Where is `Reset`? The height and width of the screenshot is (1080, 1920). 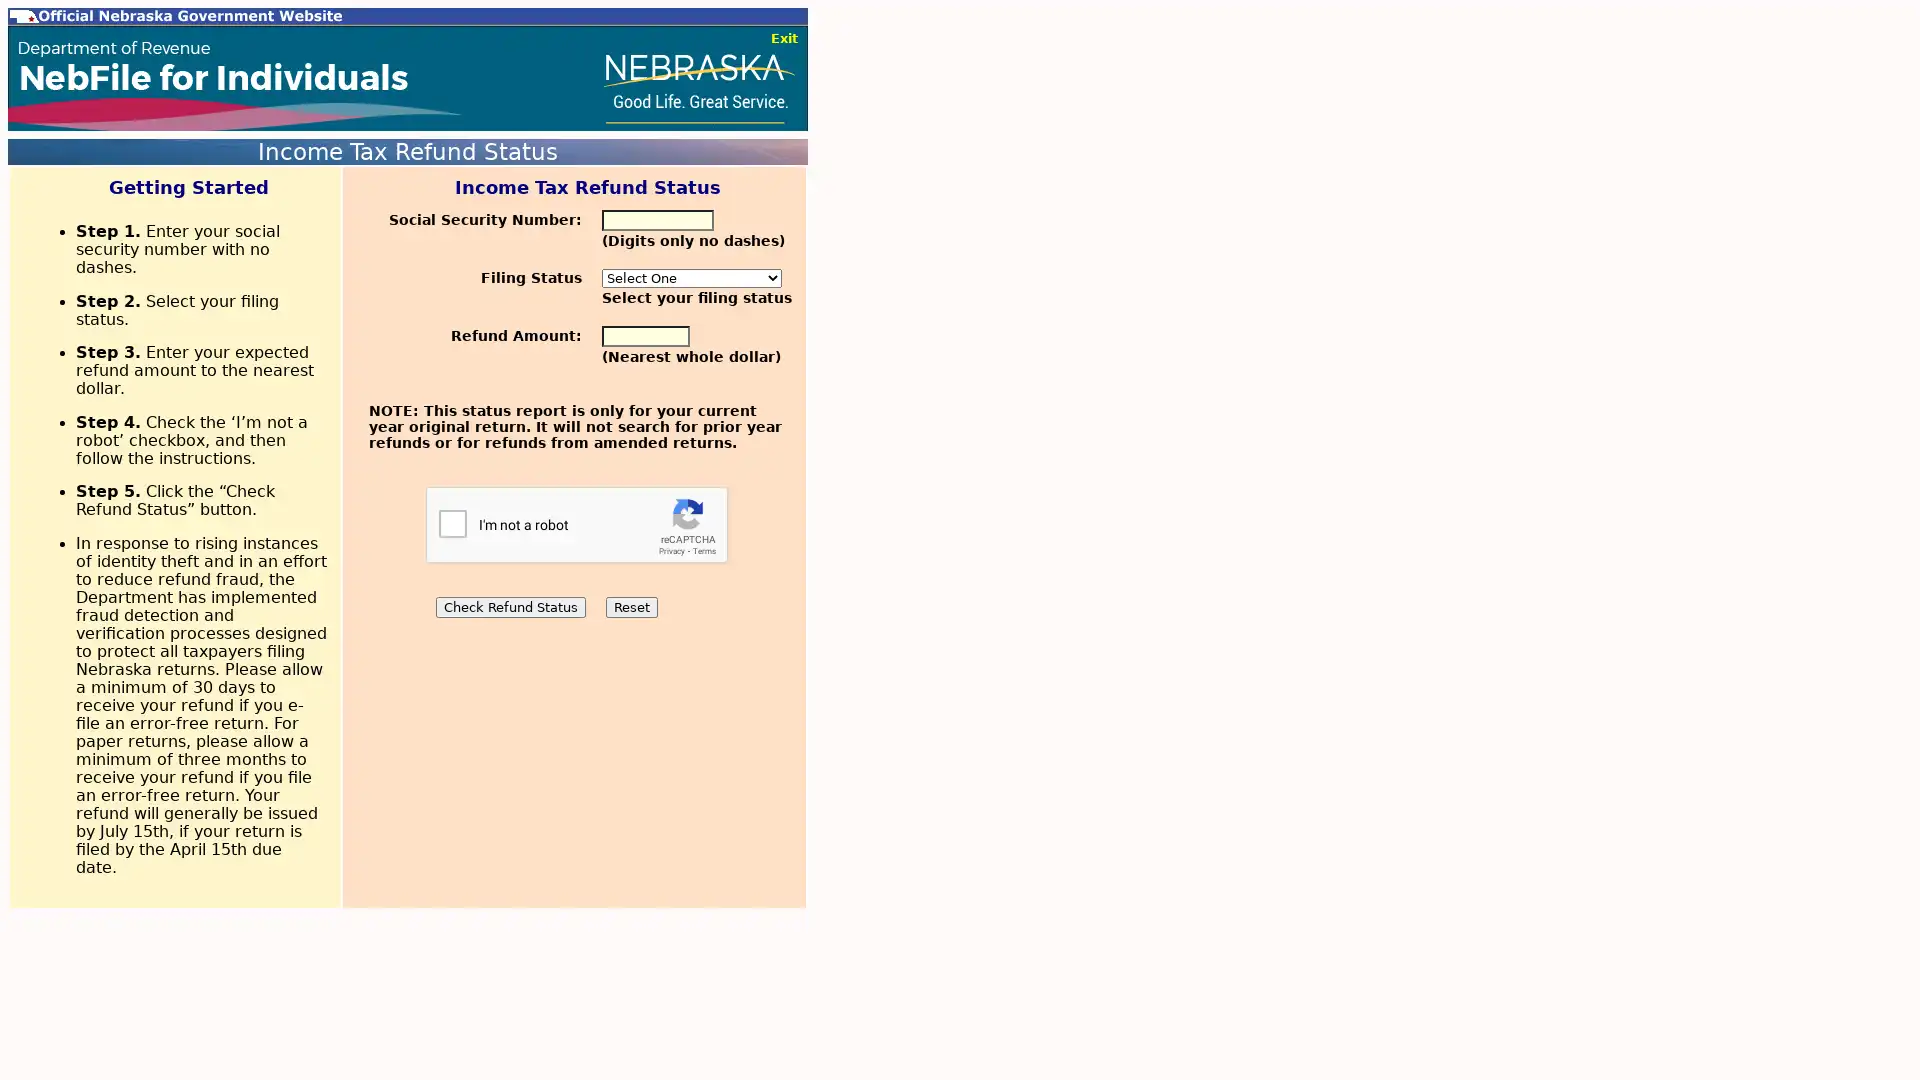 Reset is located at coordinates (629, 606).